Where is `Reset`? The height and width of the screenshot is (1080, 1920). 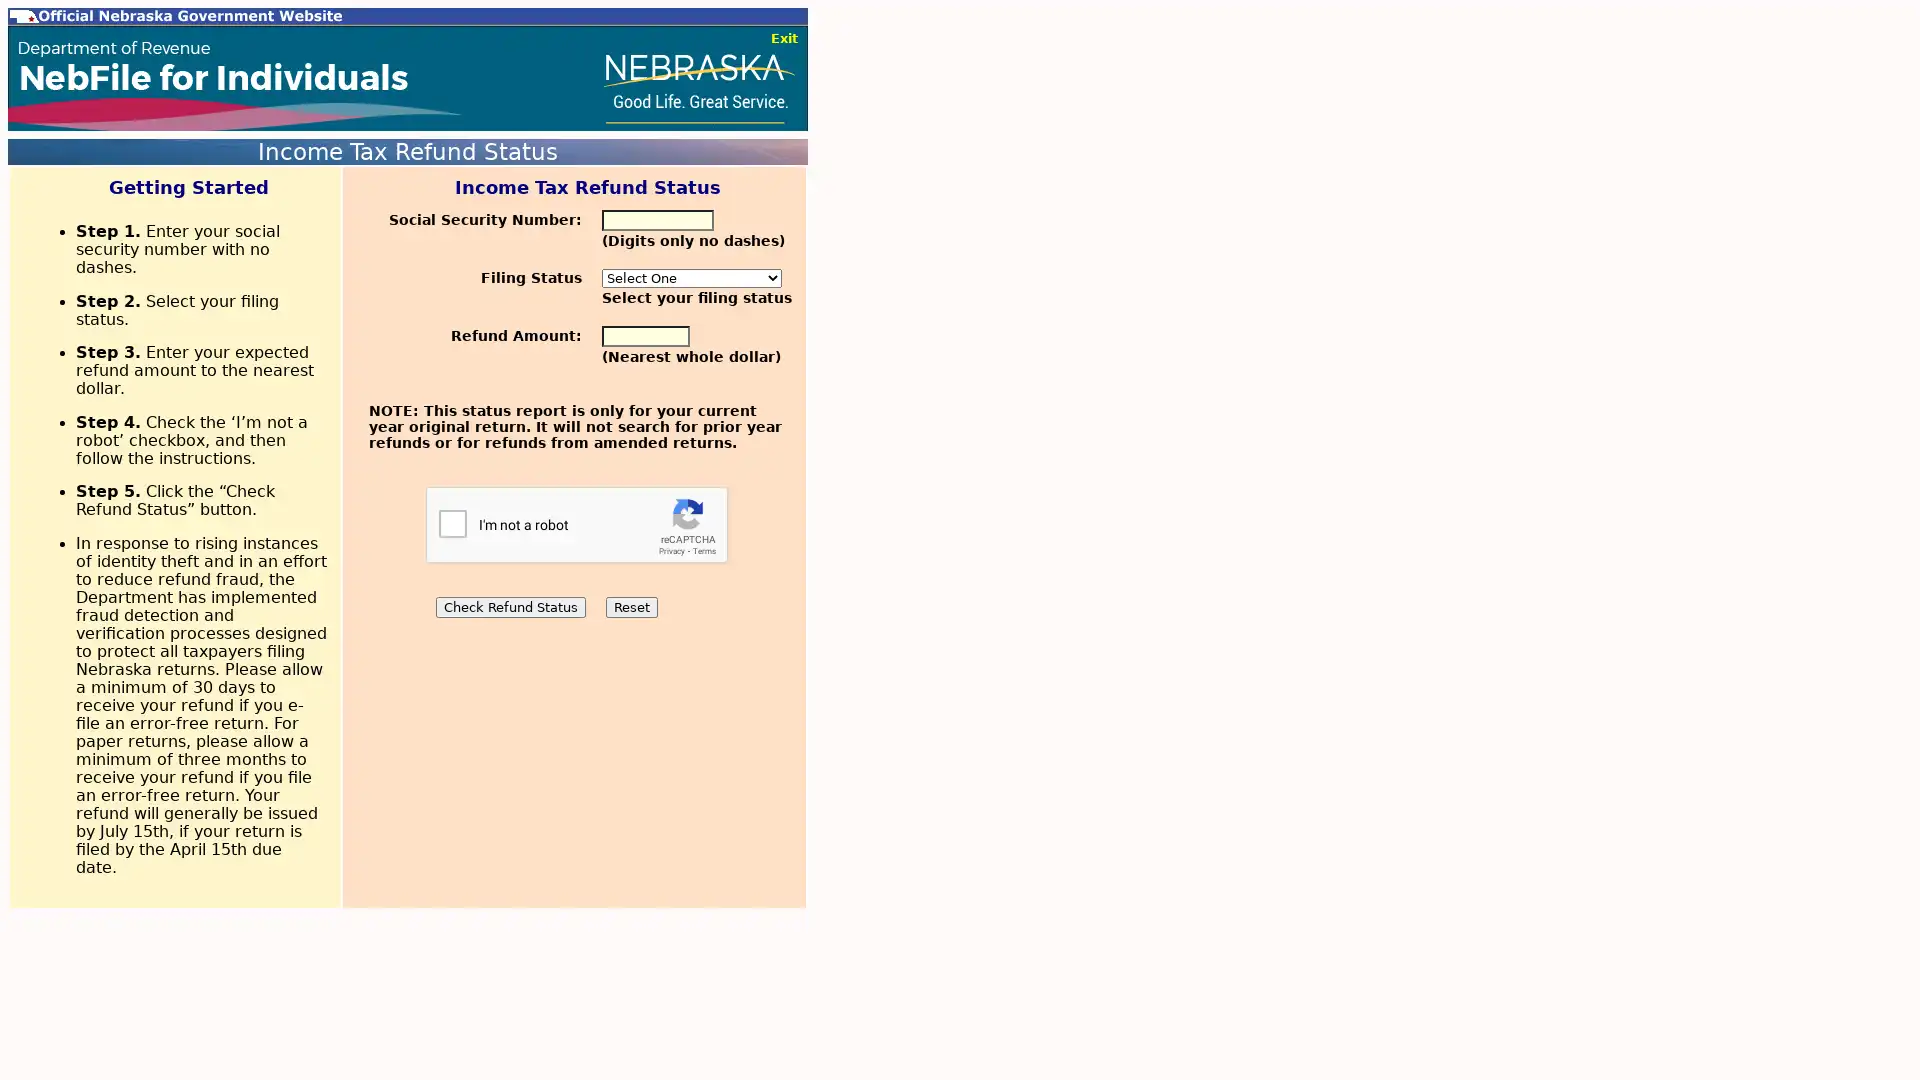 Reset is located at coordinates (629, 606).